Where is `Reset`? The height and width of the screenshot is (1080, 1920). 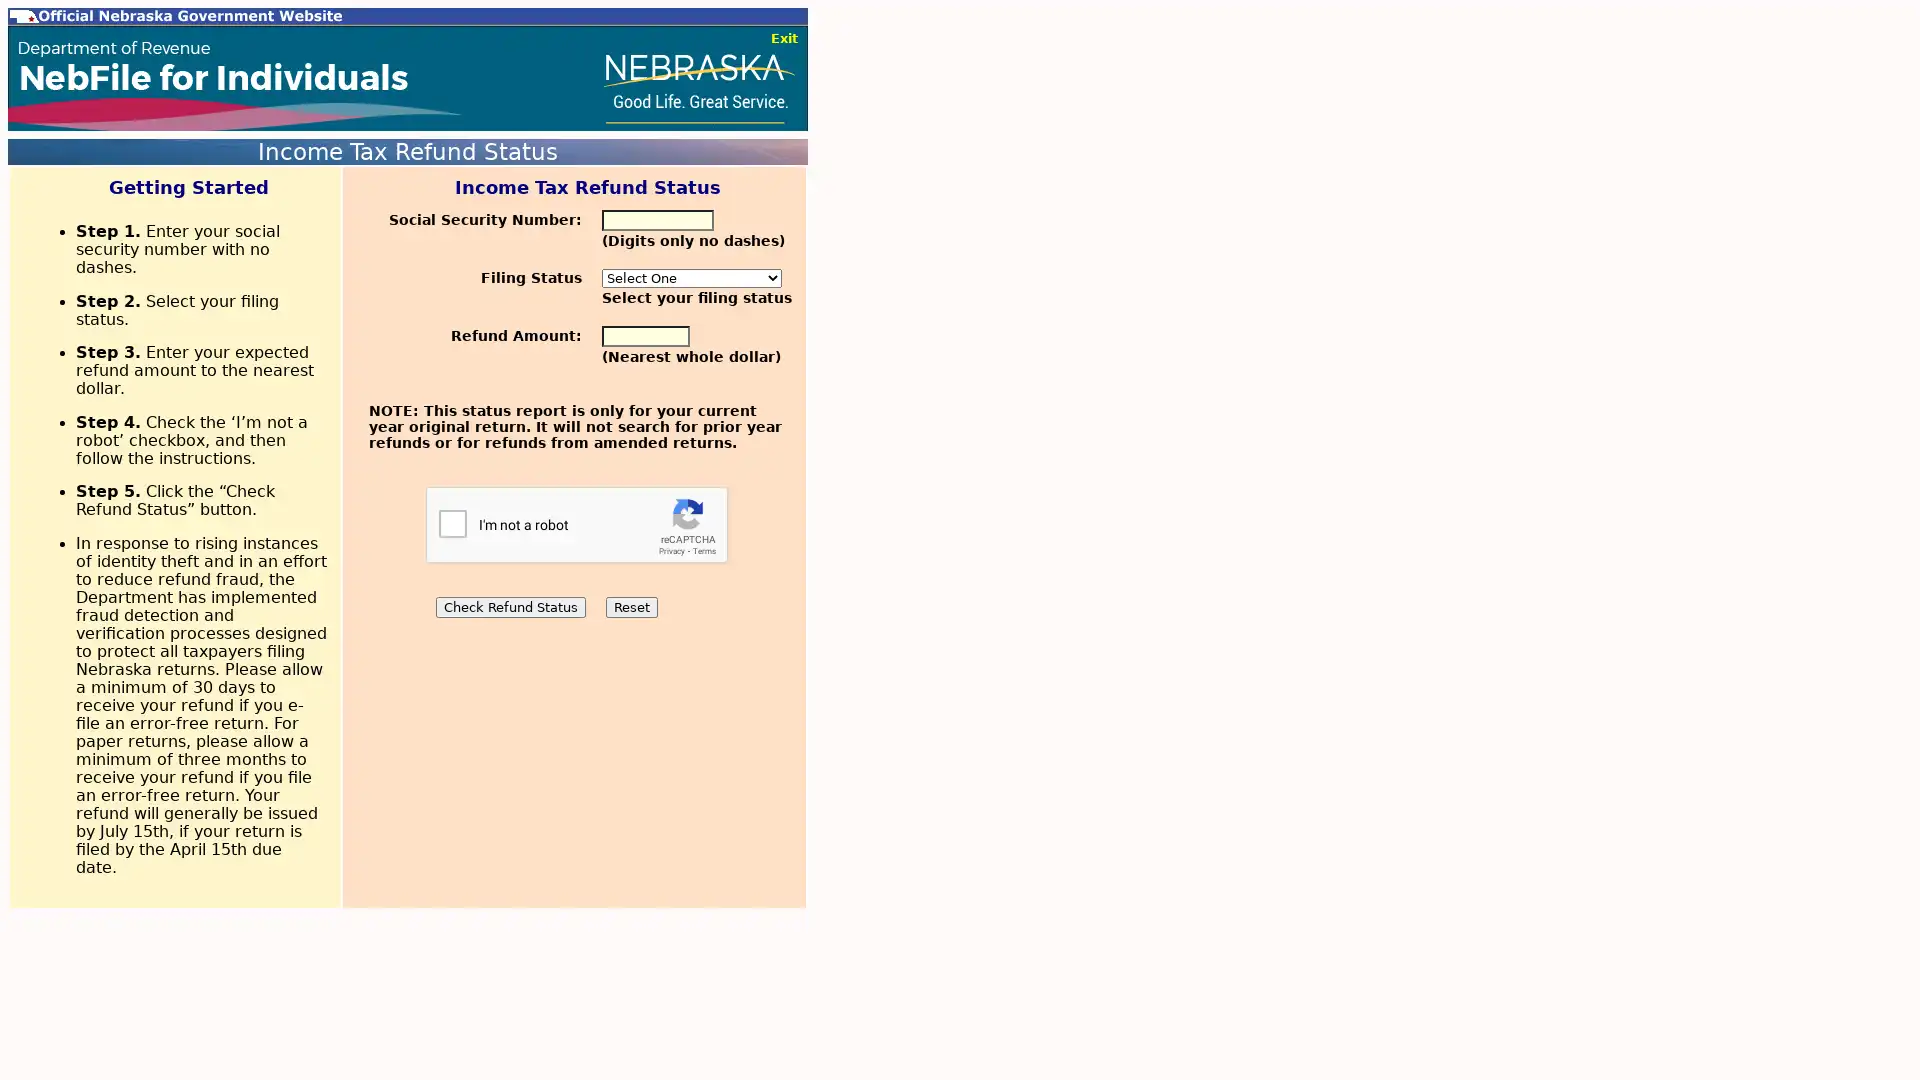 Reset is located at coordinates (629, 606).